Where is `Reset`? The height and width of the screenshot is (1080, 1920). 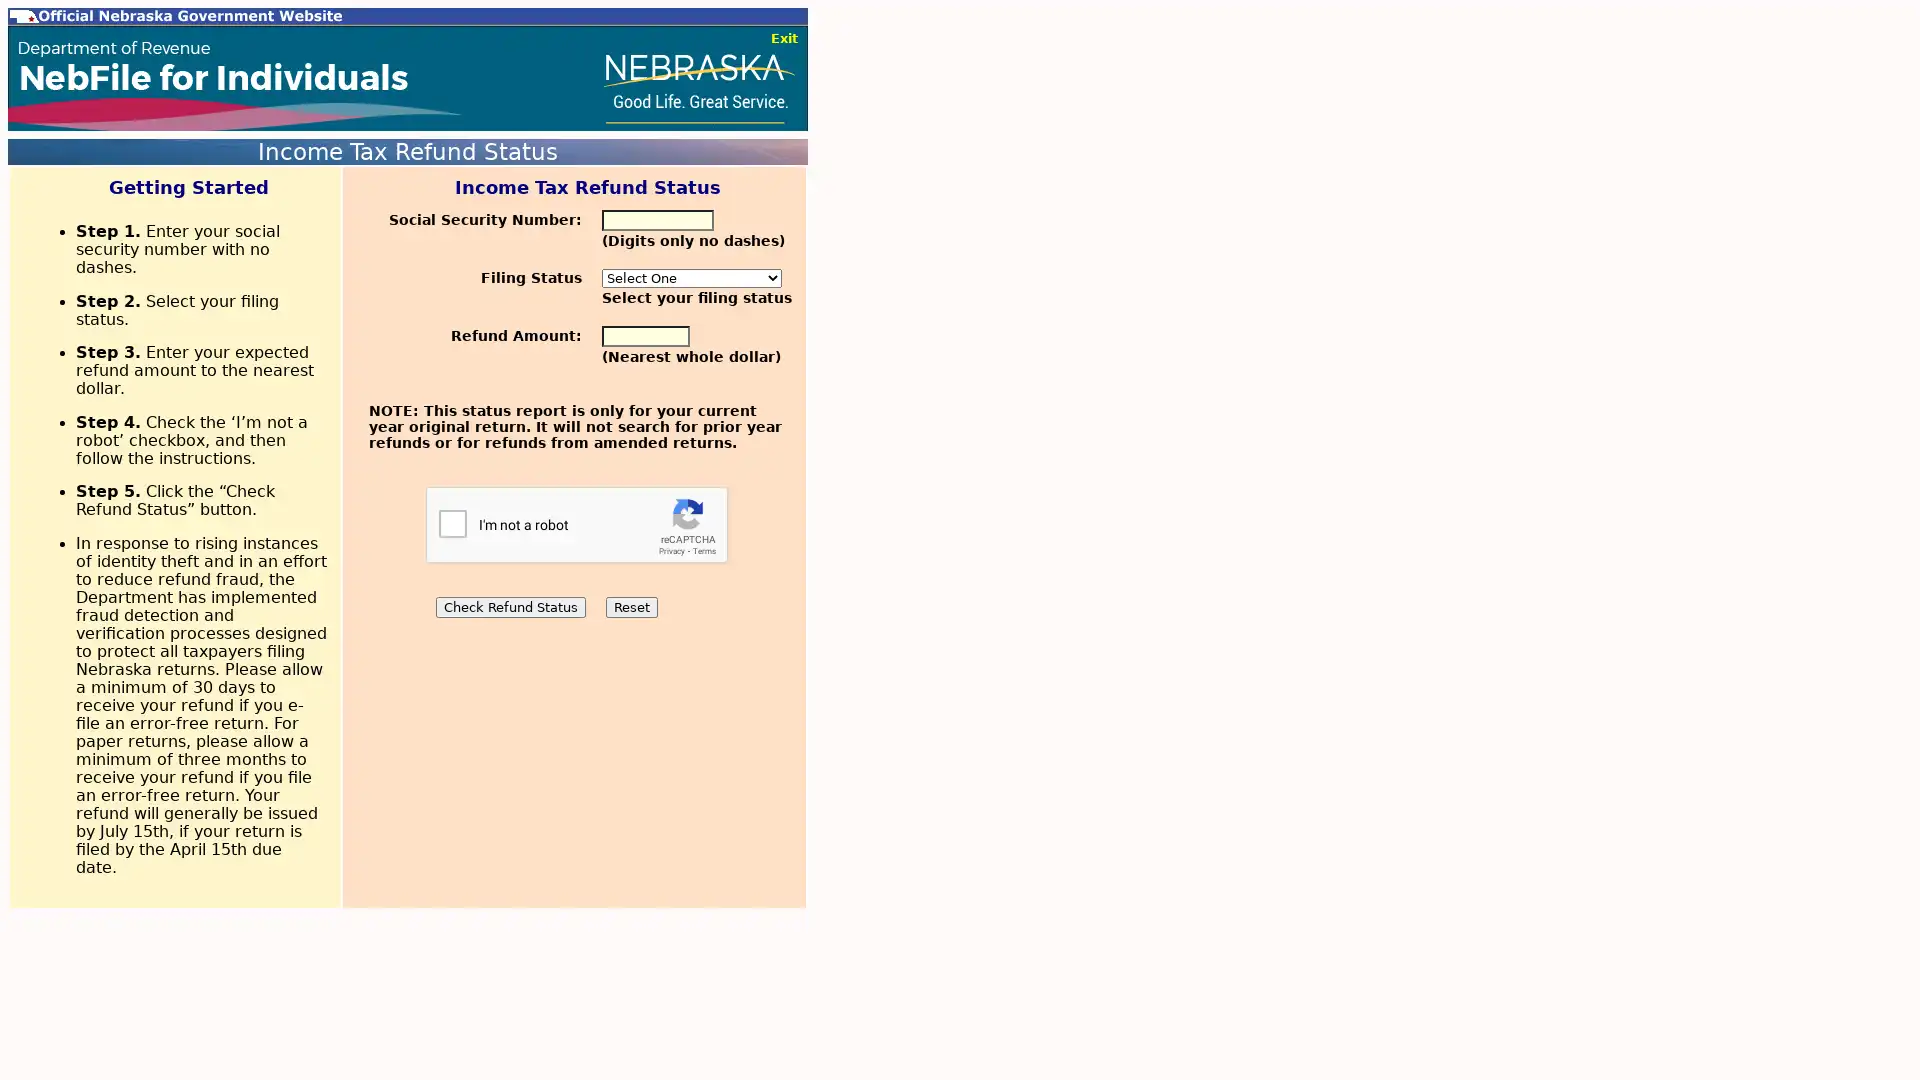 Reset is located at coordinates (629, 606).